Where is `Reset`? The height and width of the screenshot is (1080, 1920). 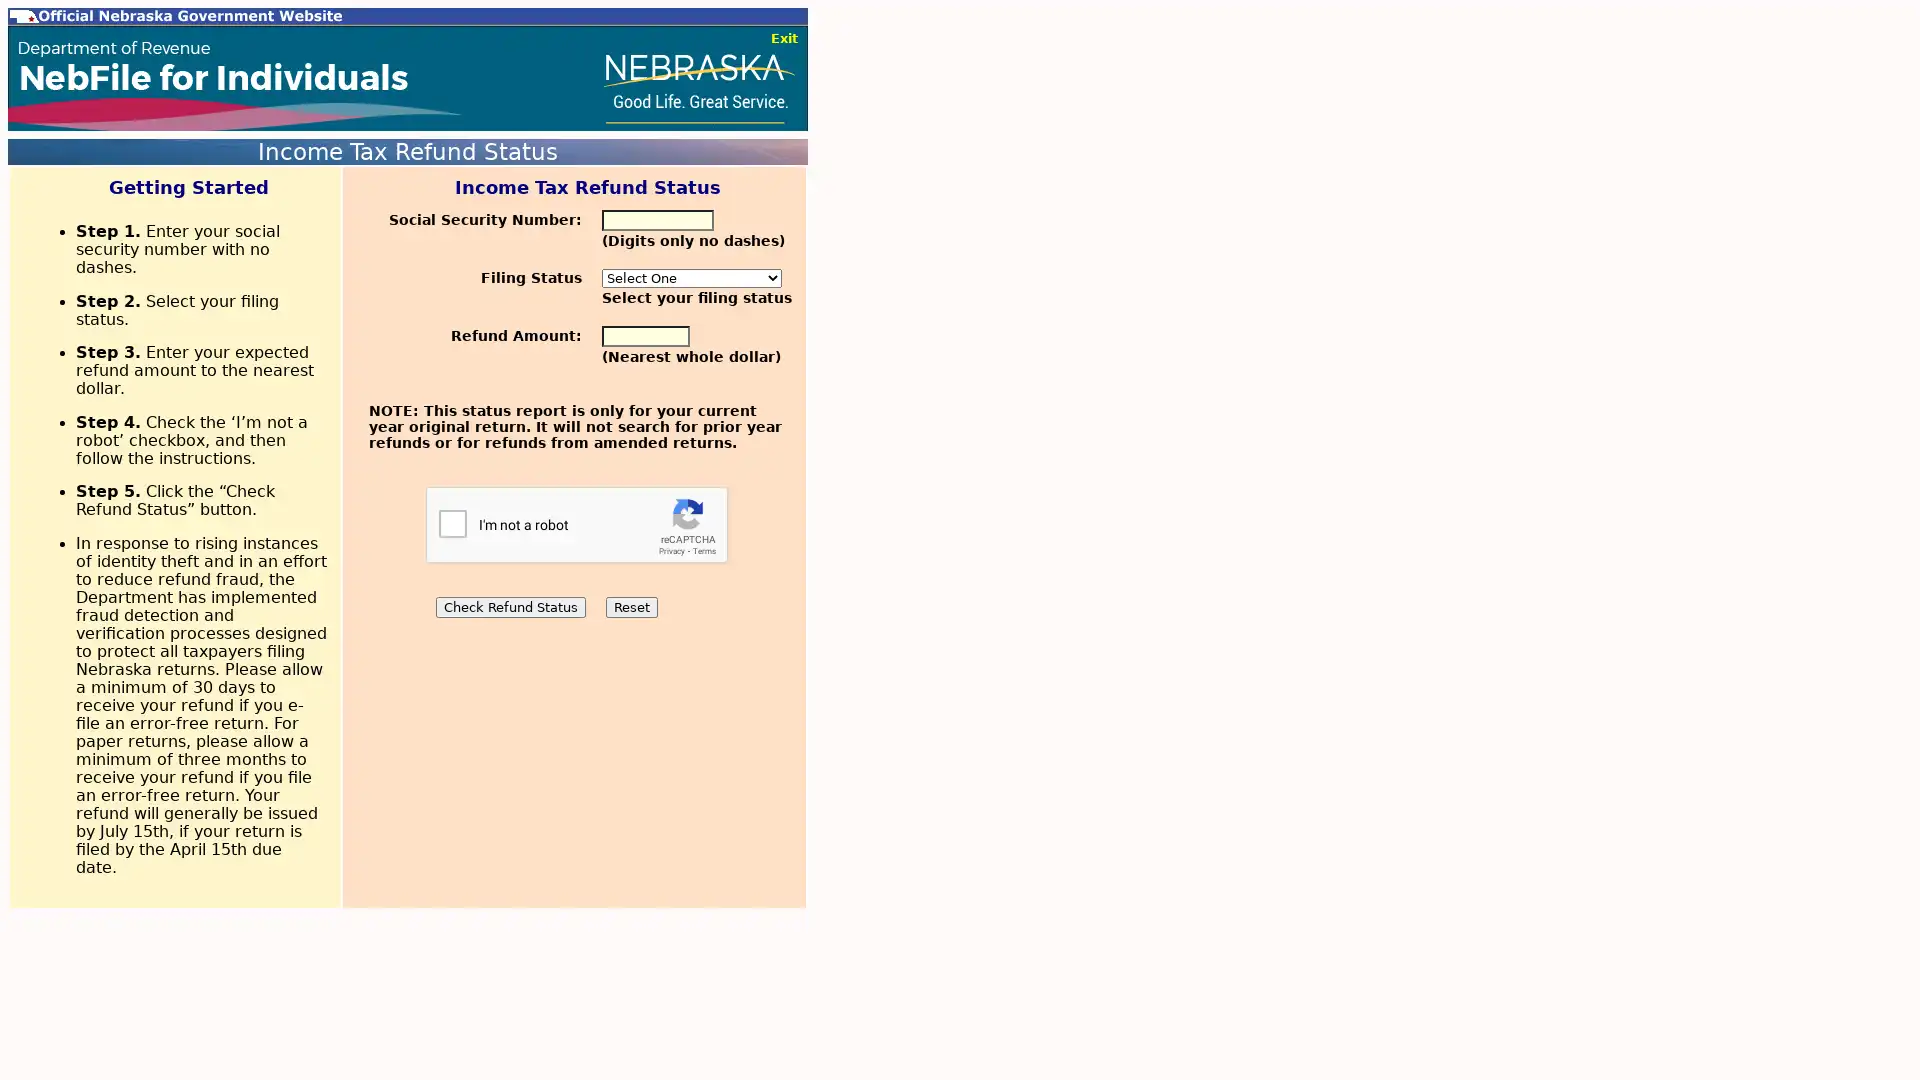 Reset is located at coordinates (629, 606).